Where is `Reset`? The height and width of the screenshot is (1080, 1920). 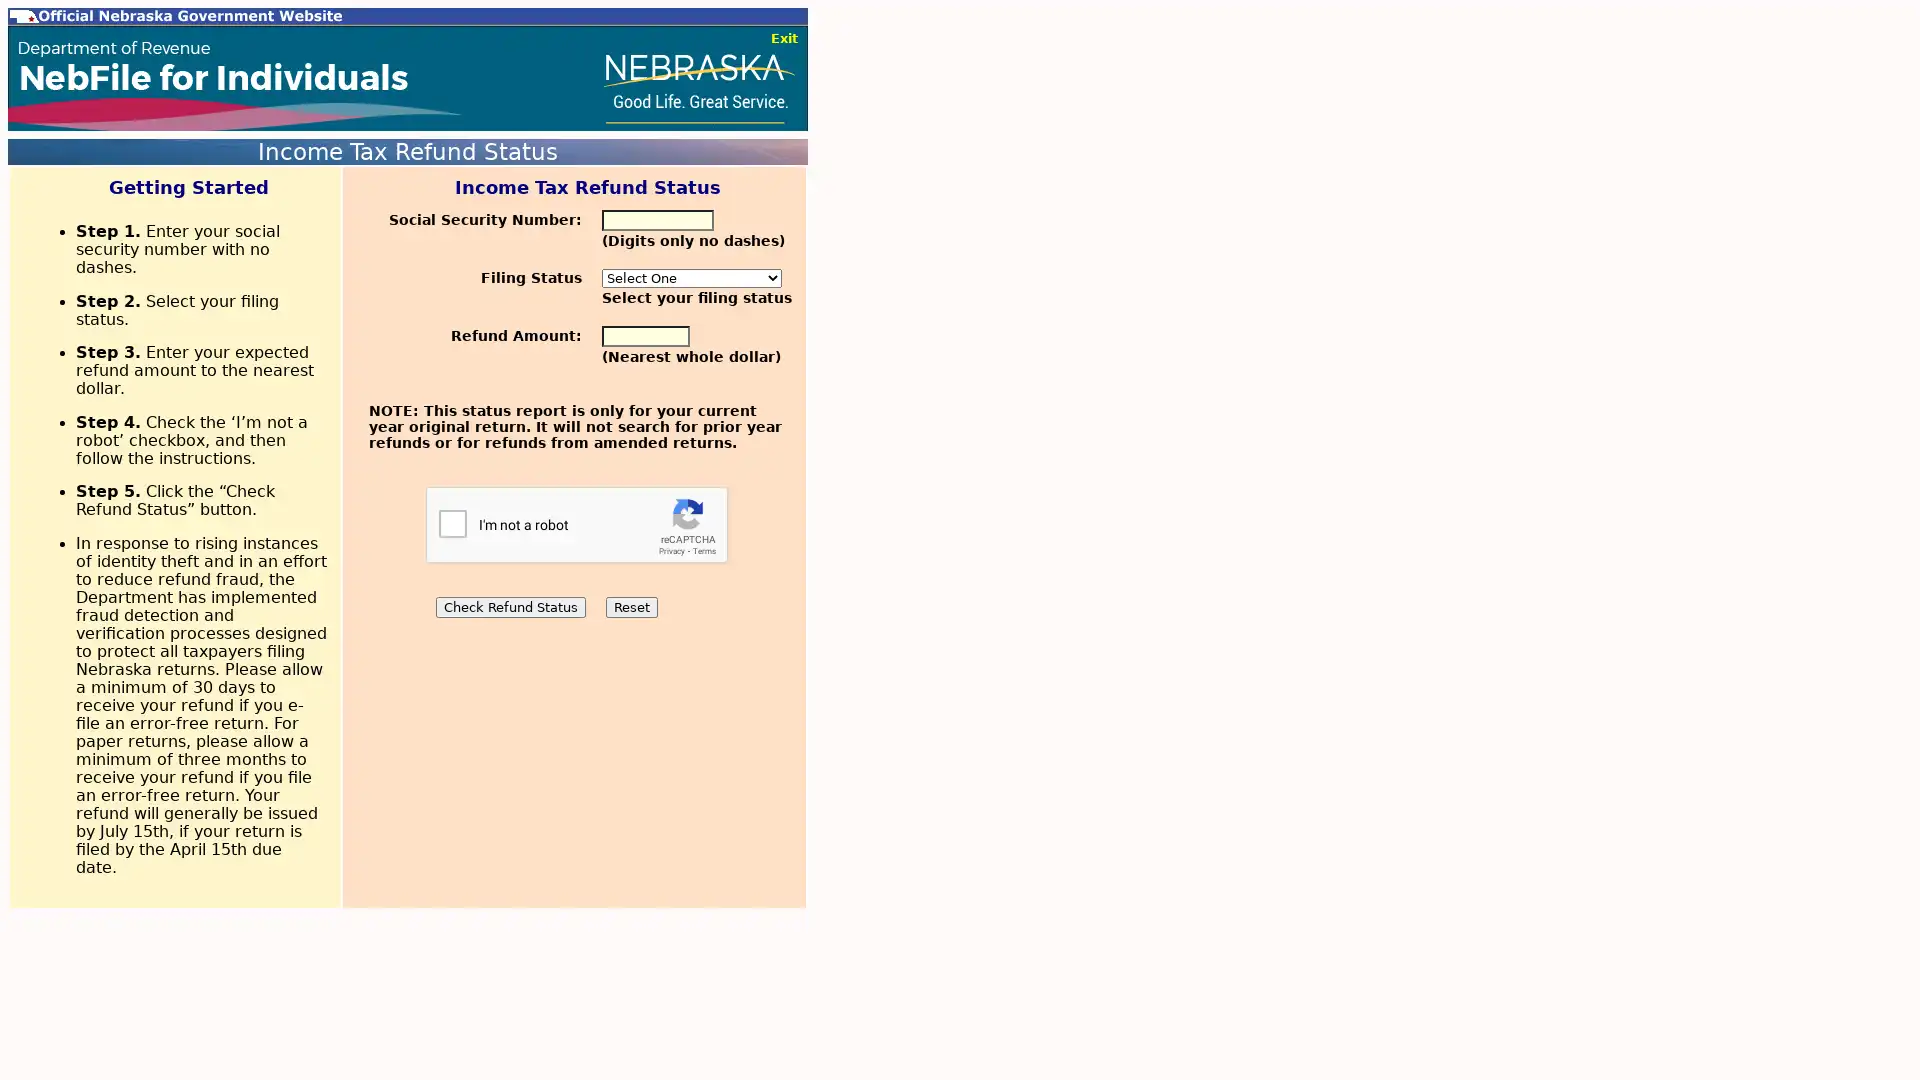 Reset is located at coordinates (629, 606).